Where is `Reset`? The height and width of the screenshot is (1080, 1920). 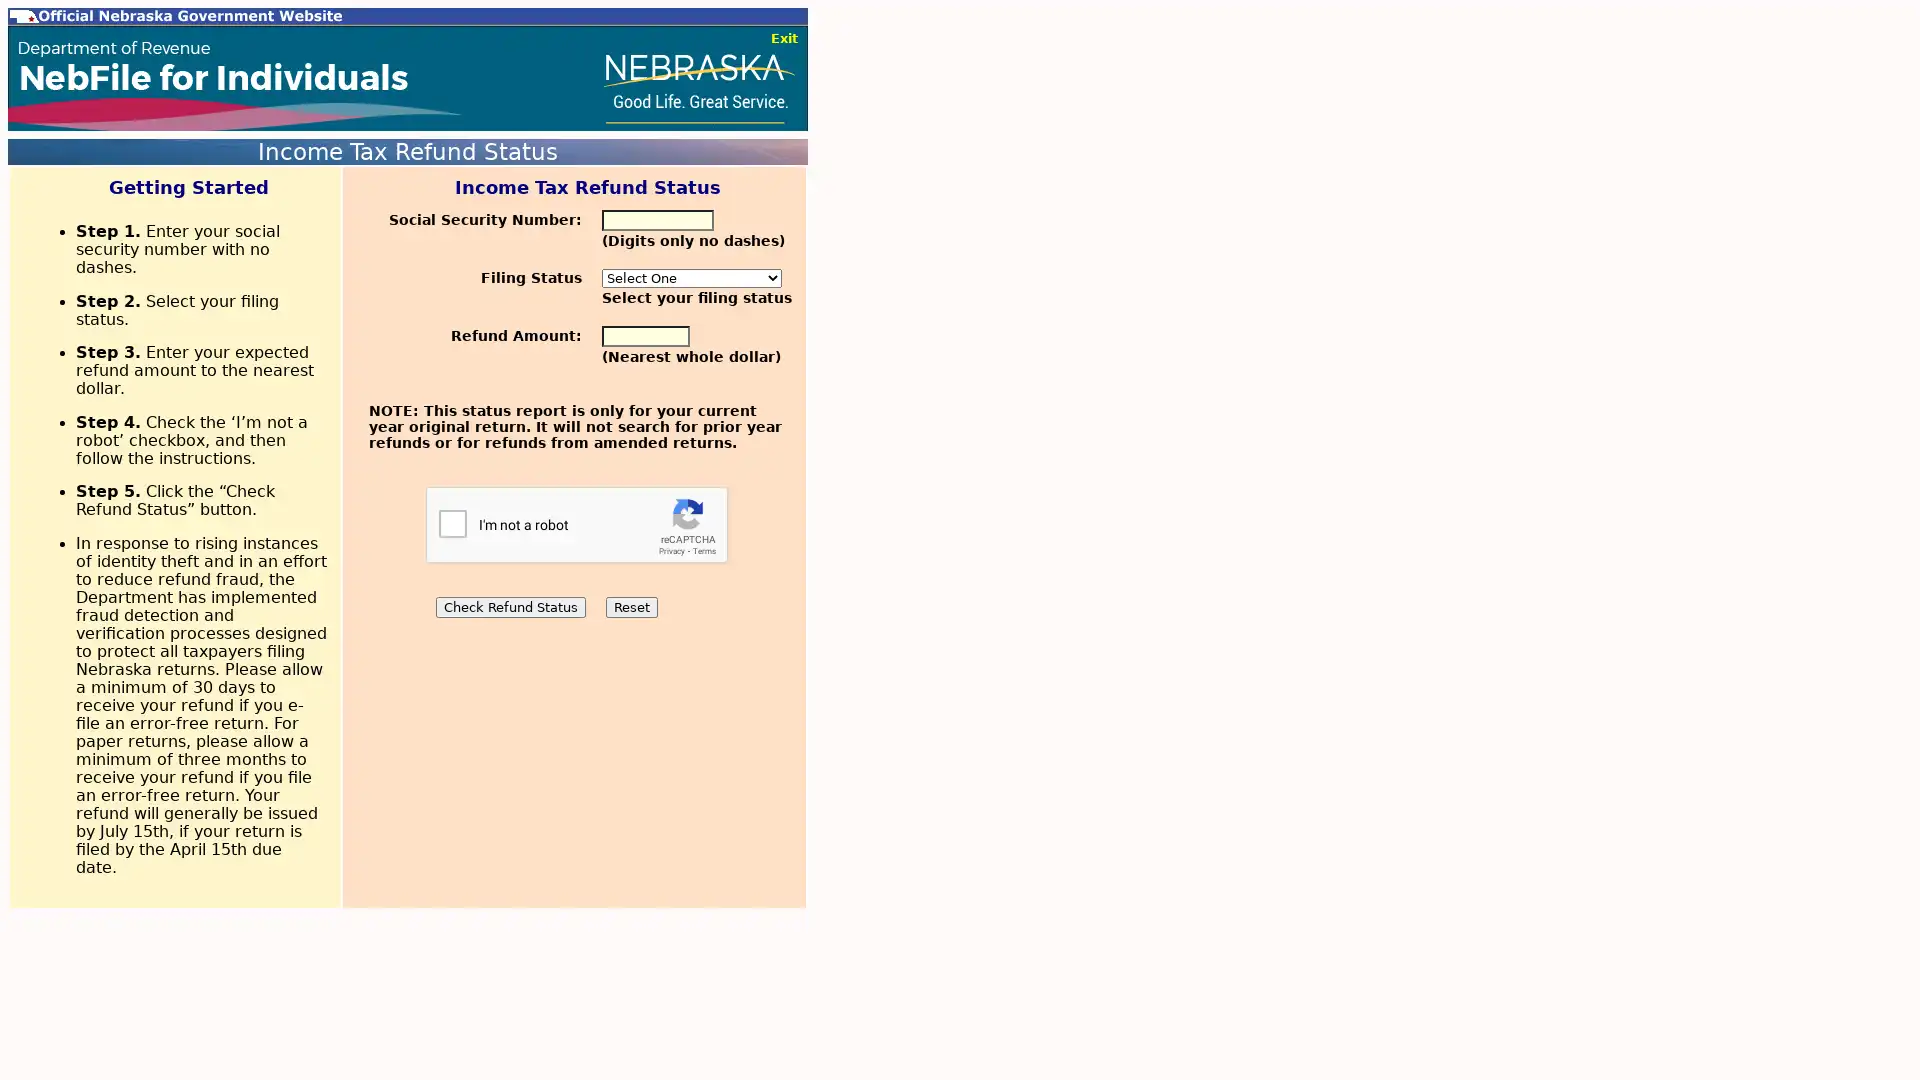 Reset is located at coordinates (629, 606).